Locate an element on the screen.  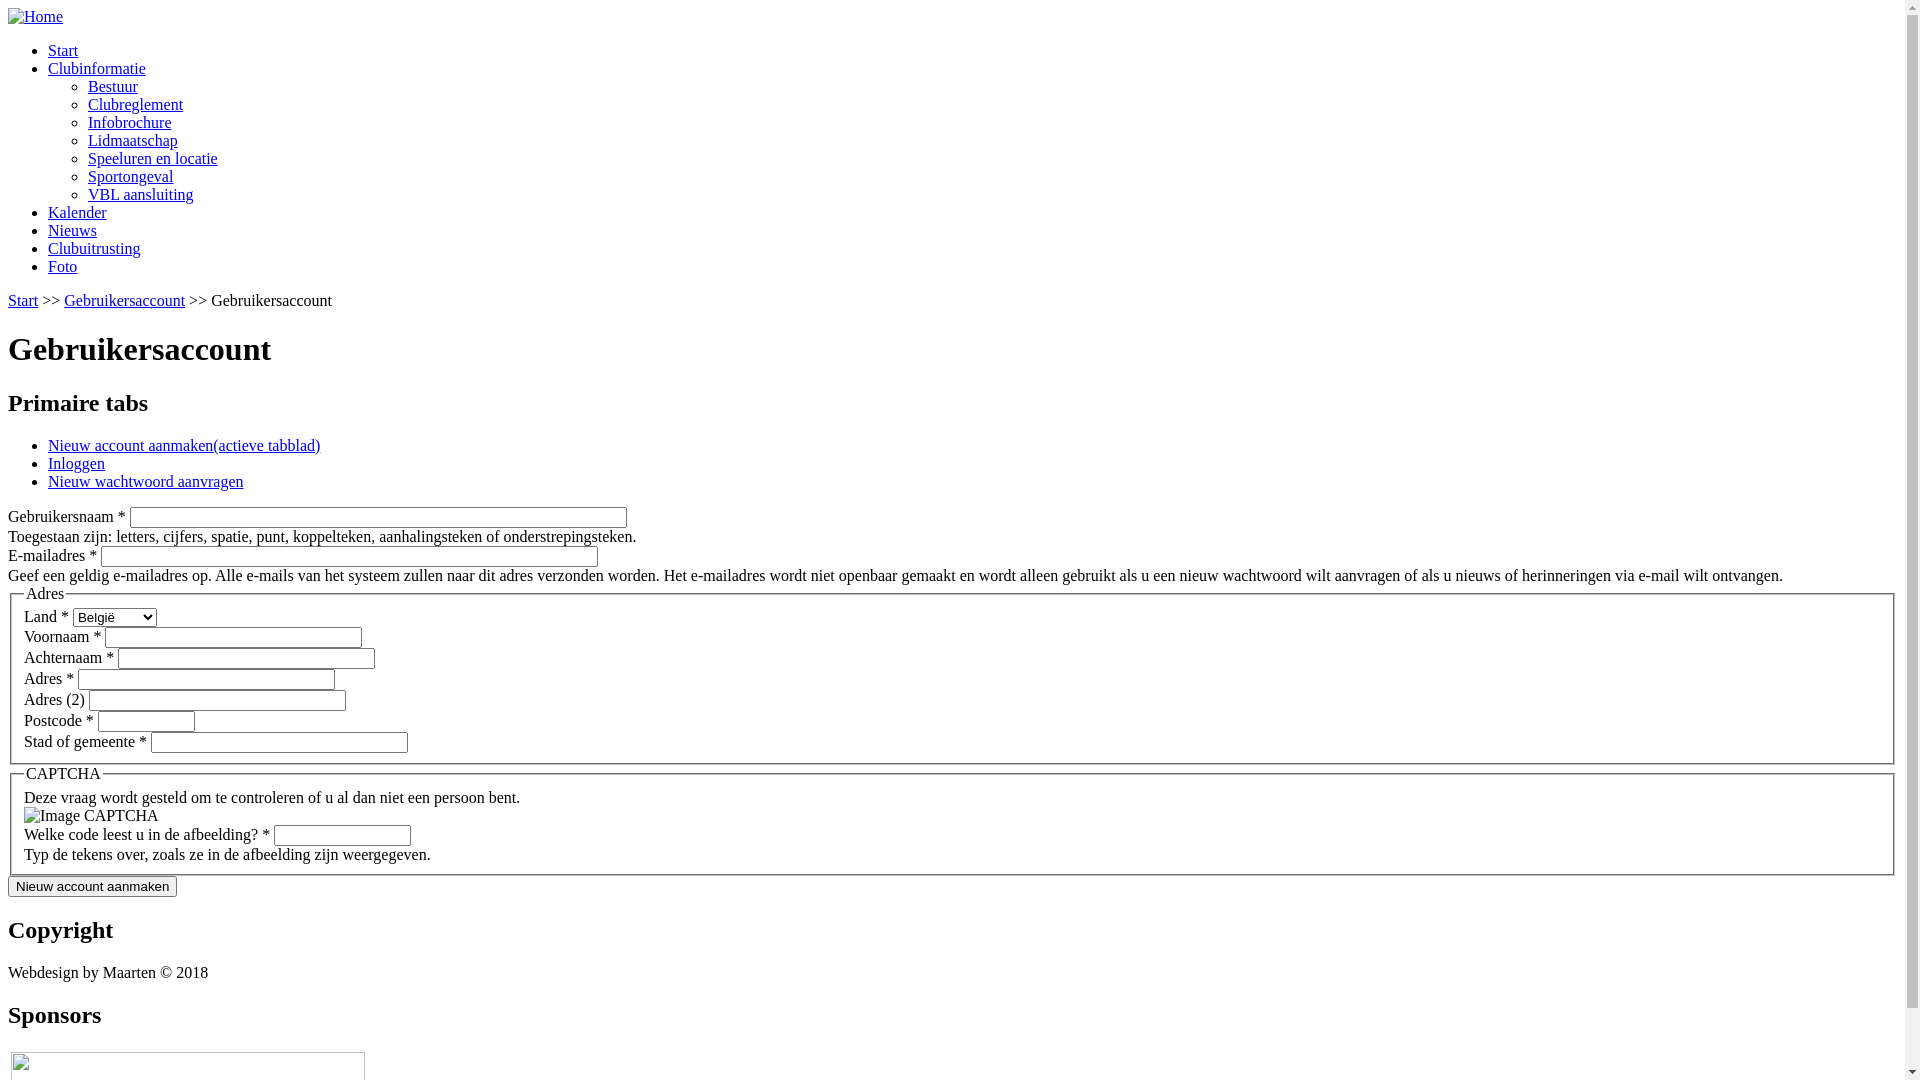
'Inloggen' is located at coordinates (76, 463).